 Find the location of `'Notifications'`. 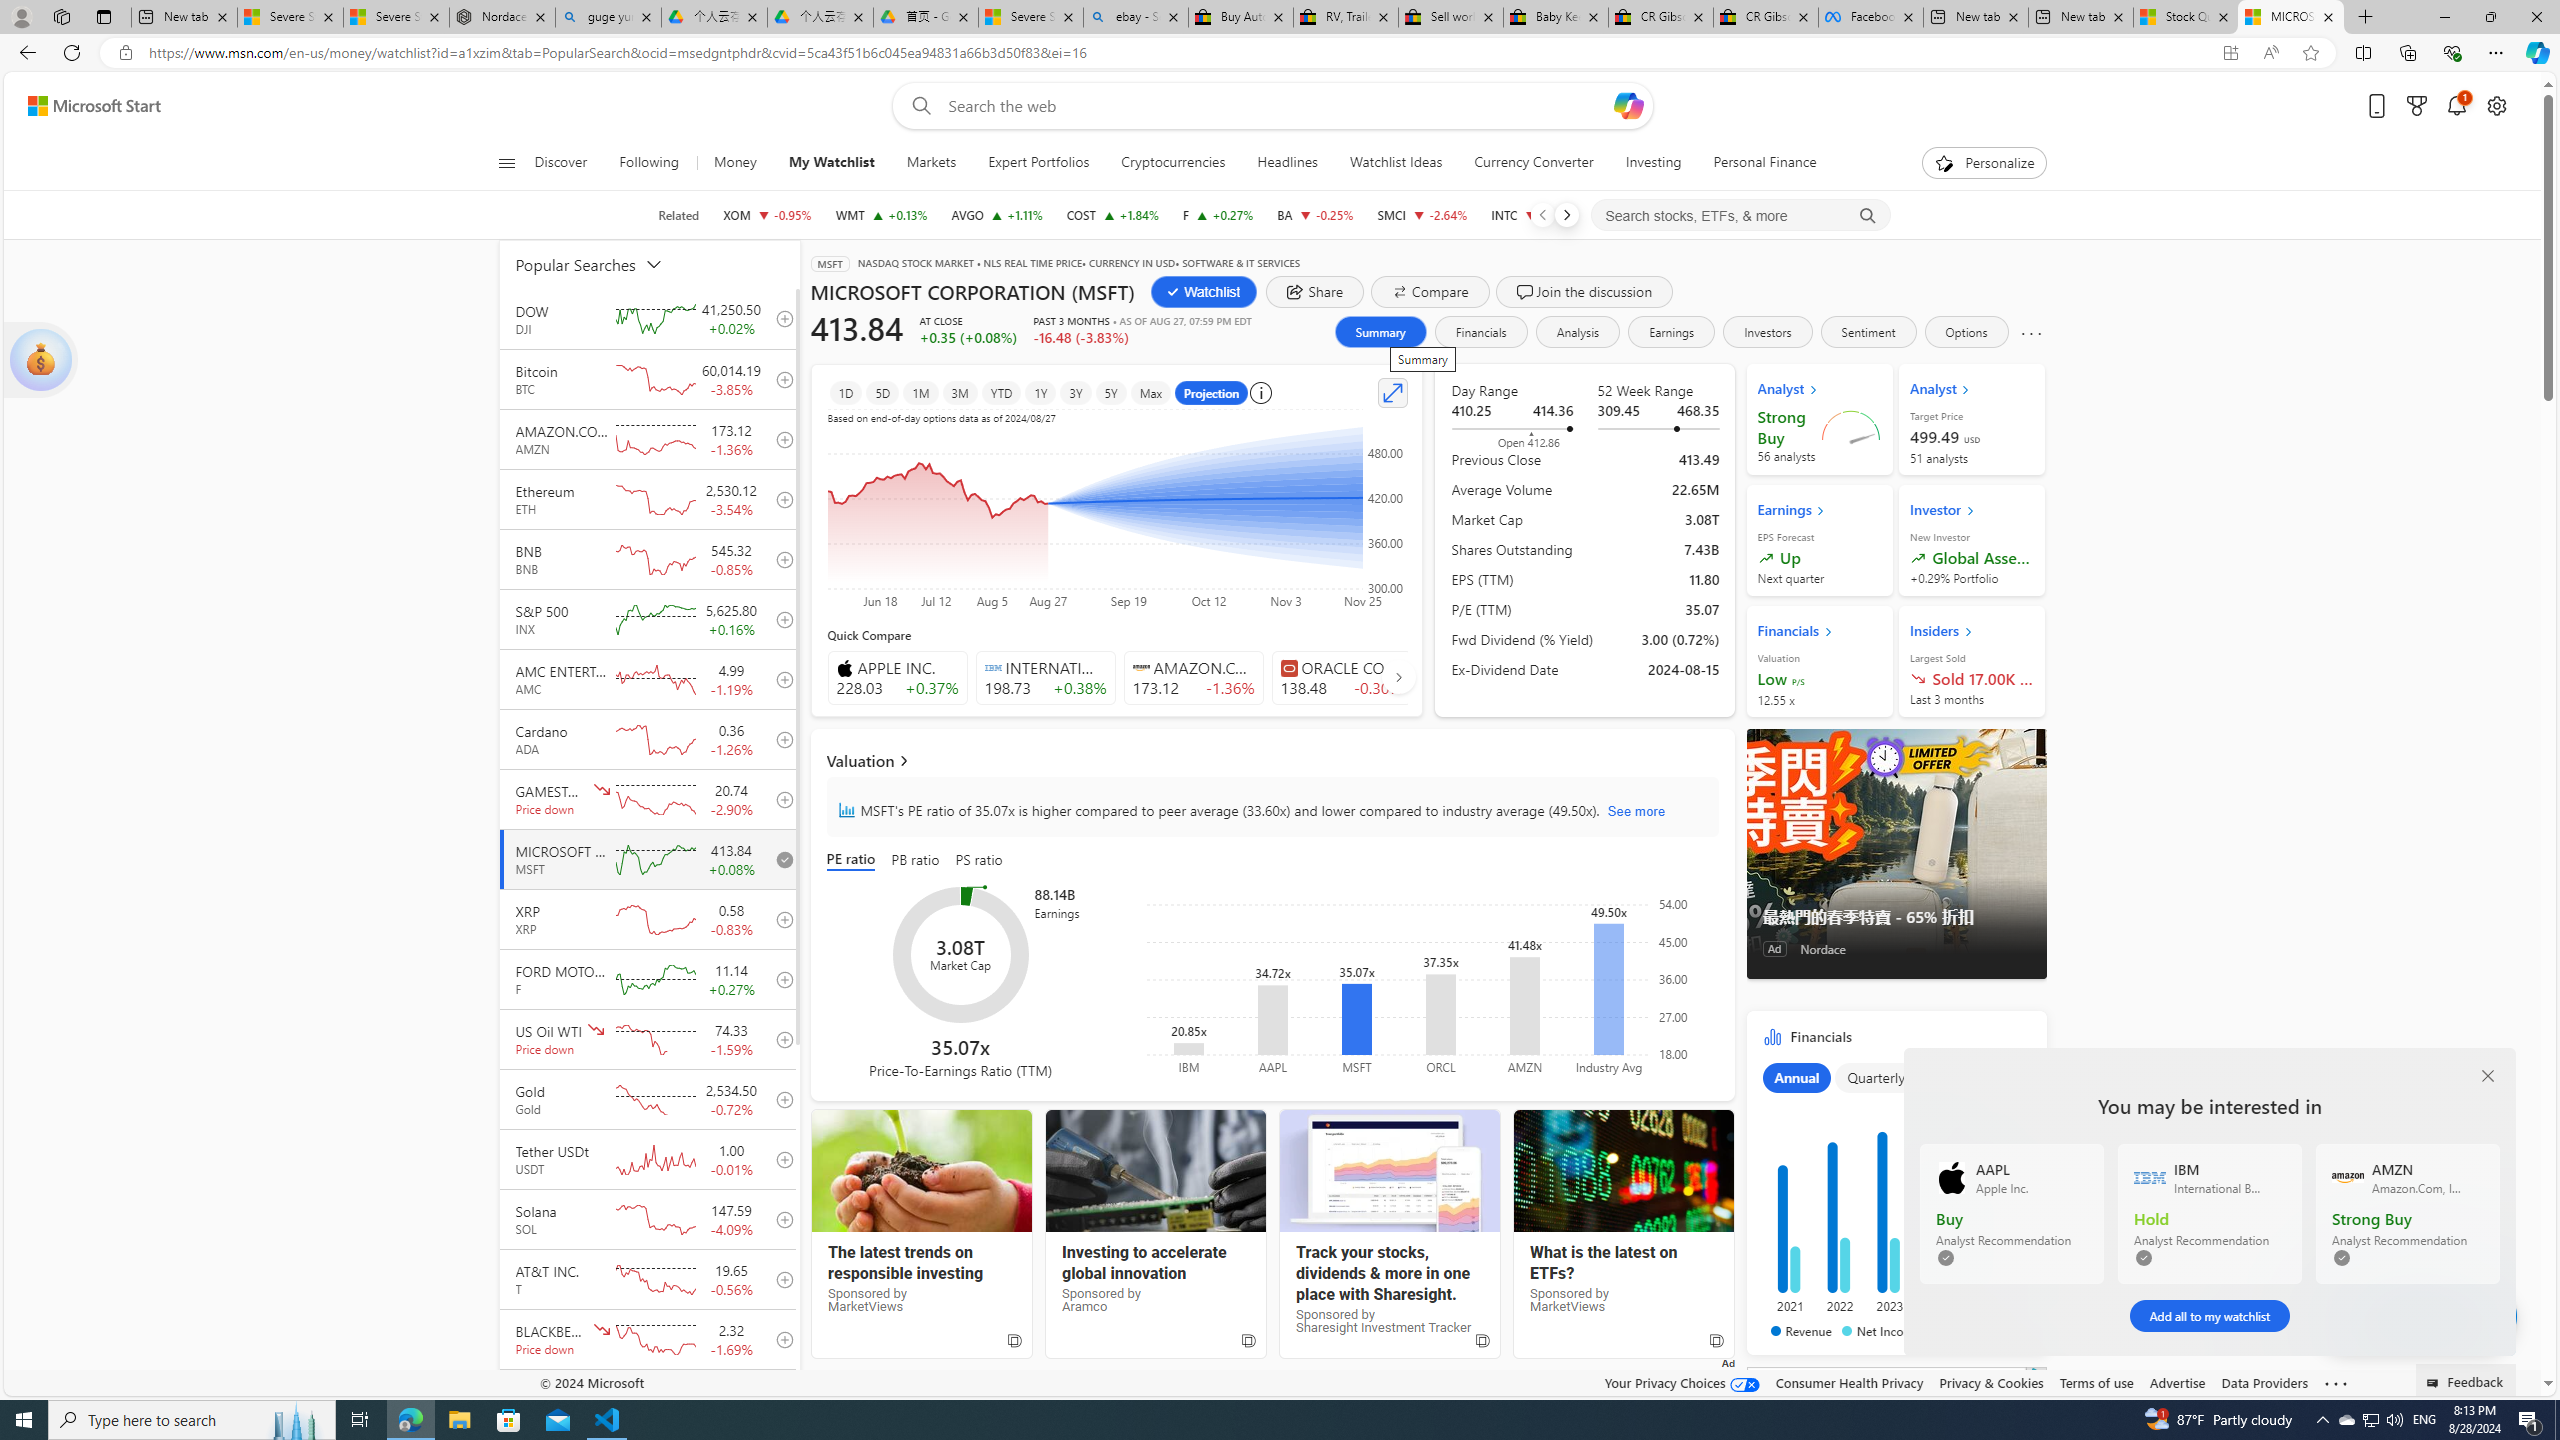

'Notifications' is located at coordinates (2457, 106).